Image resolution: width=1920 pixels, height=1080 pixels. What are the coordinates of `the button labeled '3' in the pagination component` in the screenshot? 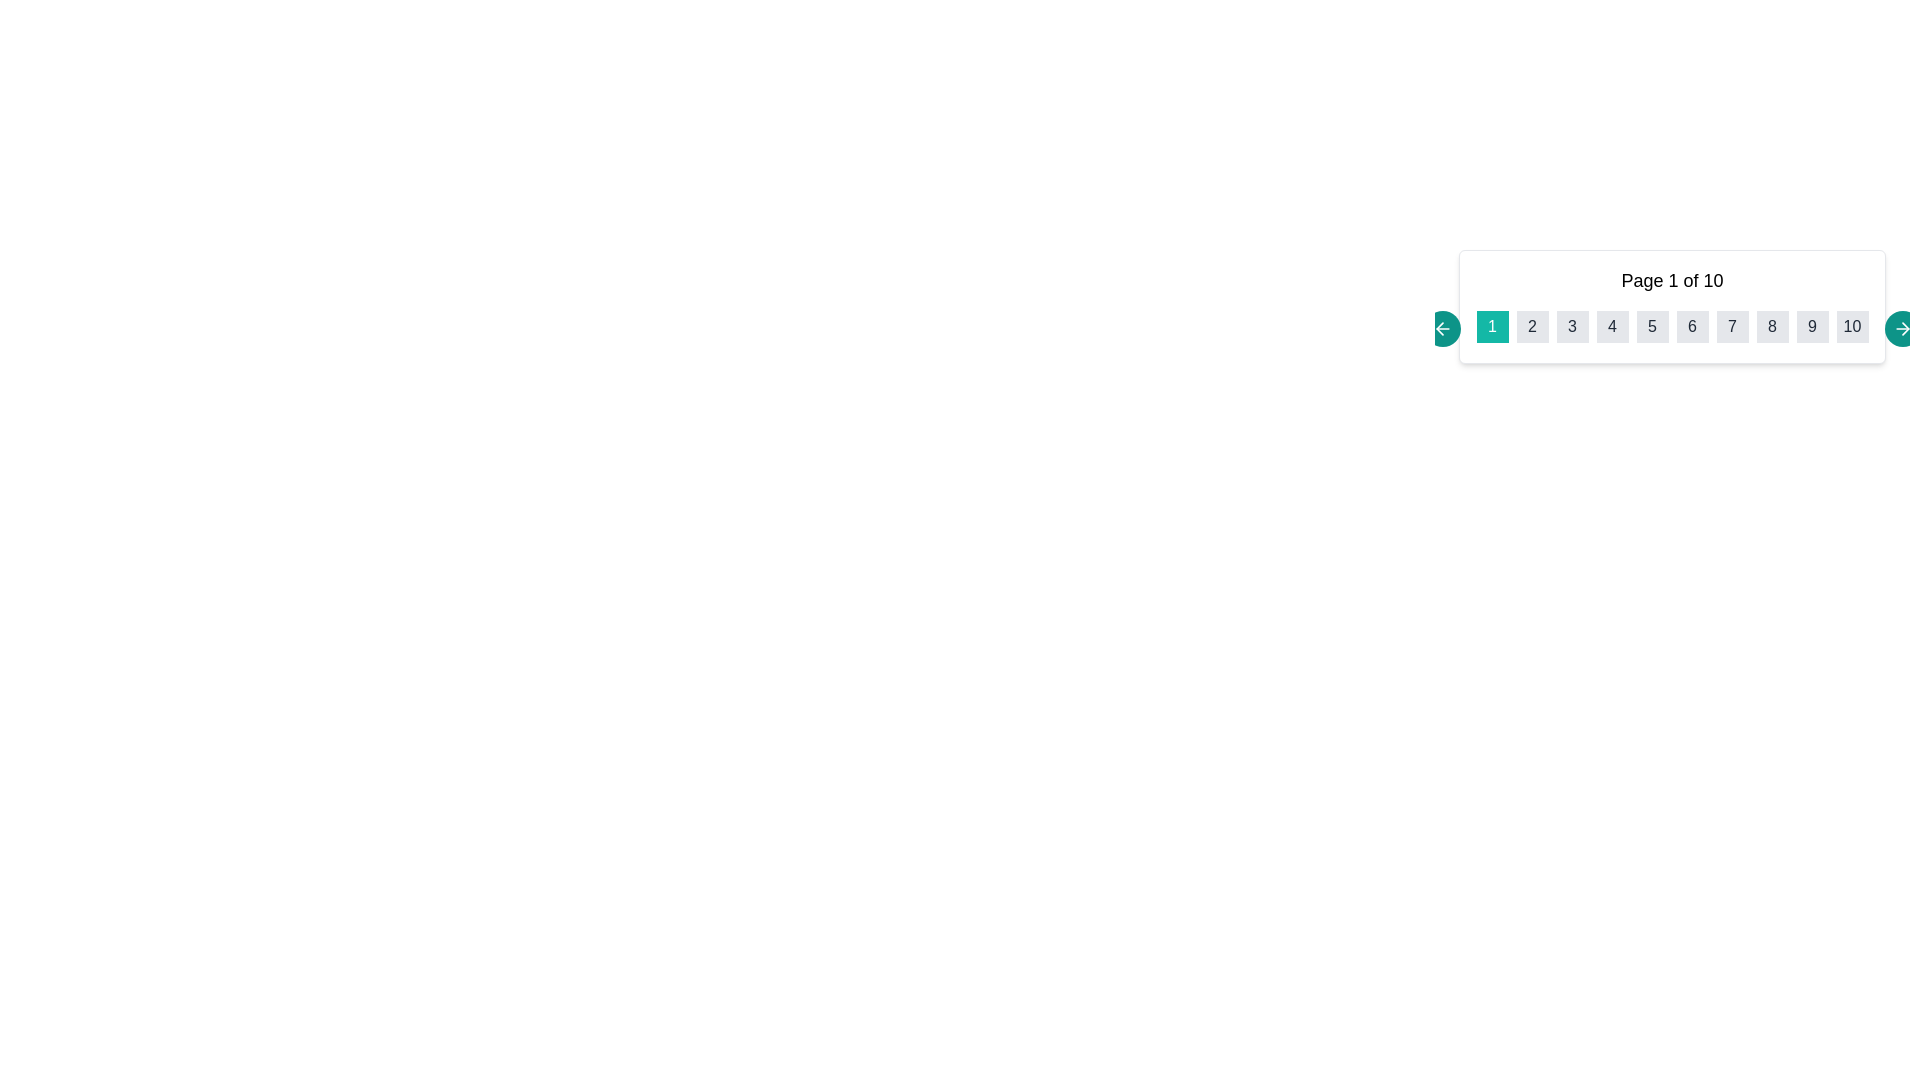 It's located at (1571, 326).